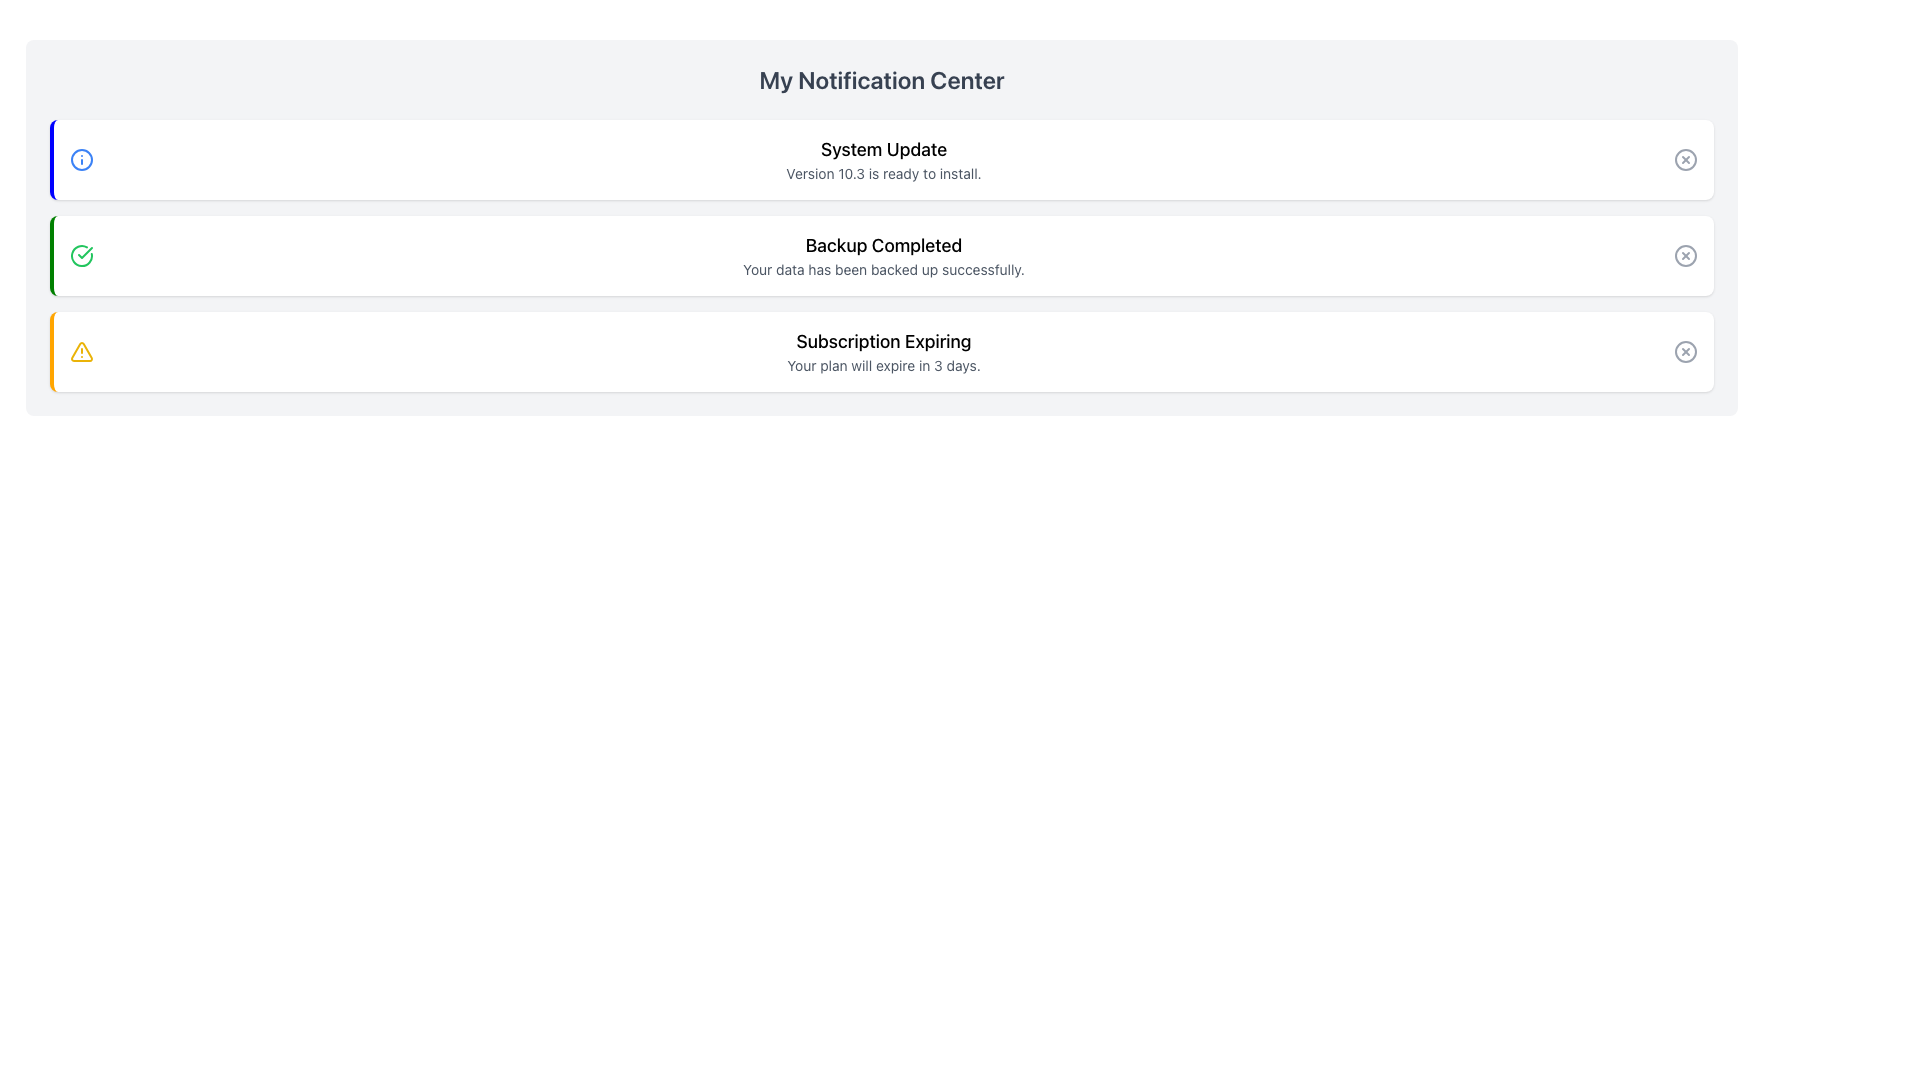  Describe the element at coordinates (1684, 350) in the screenshot. I see `the decorative graphical element of the red cross icon indicating deletion in the 'Subscription Expiring' notification block located at the bottom of the list` at that location.